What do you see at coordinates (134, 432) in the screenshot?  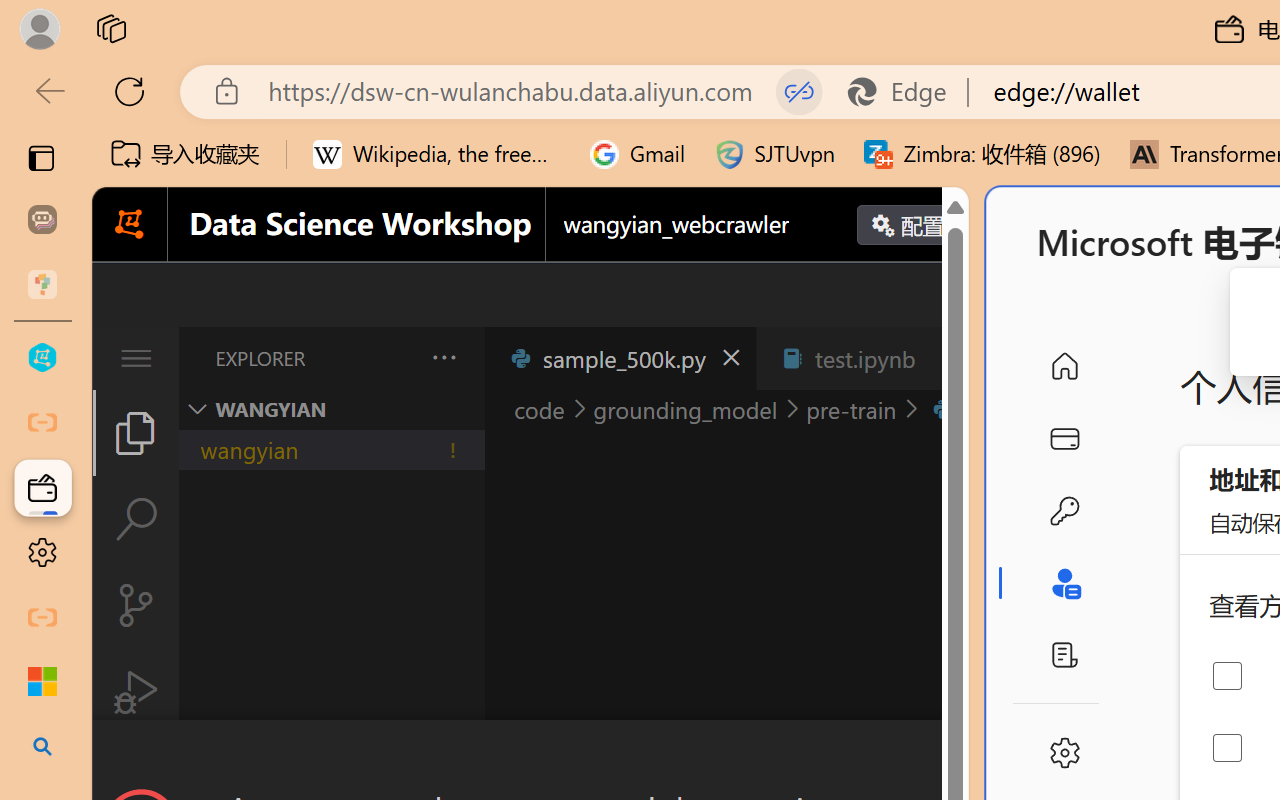 I see `'Explorer (Ctrl+Shift+E)'` at bounding box center [134, 432].